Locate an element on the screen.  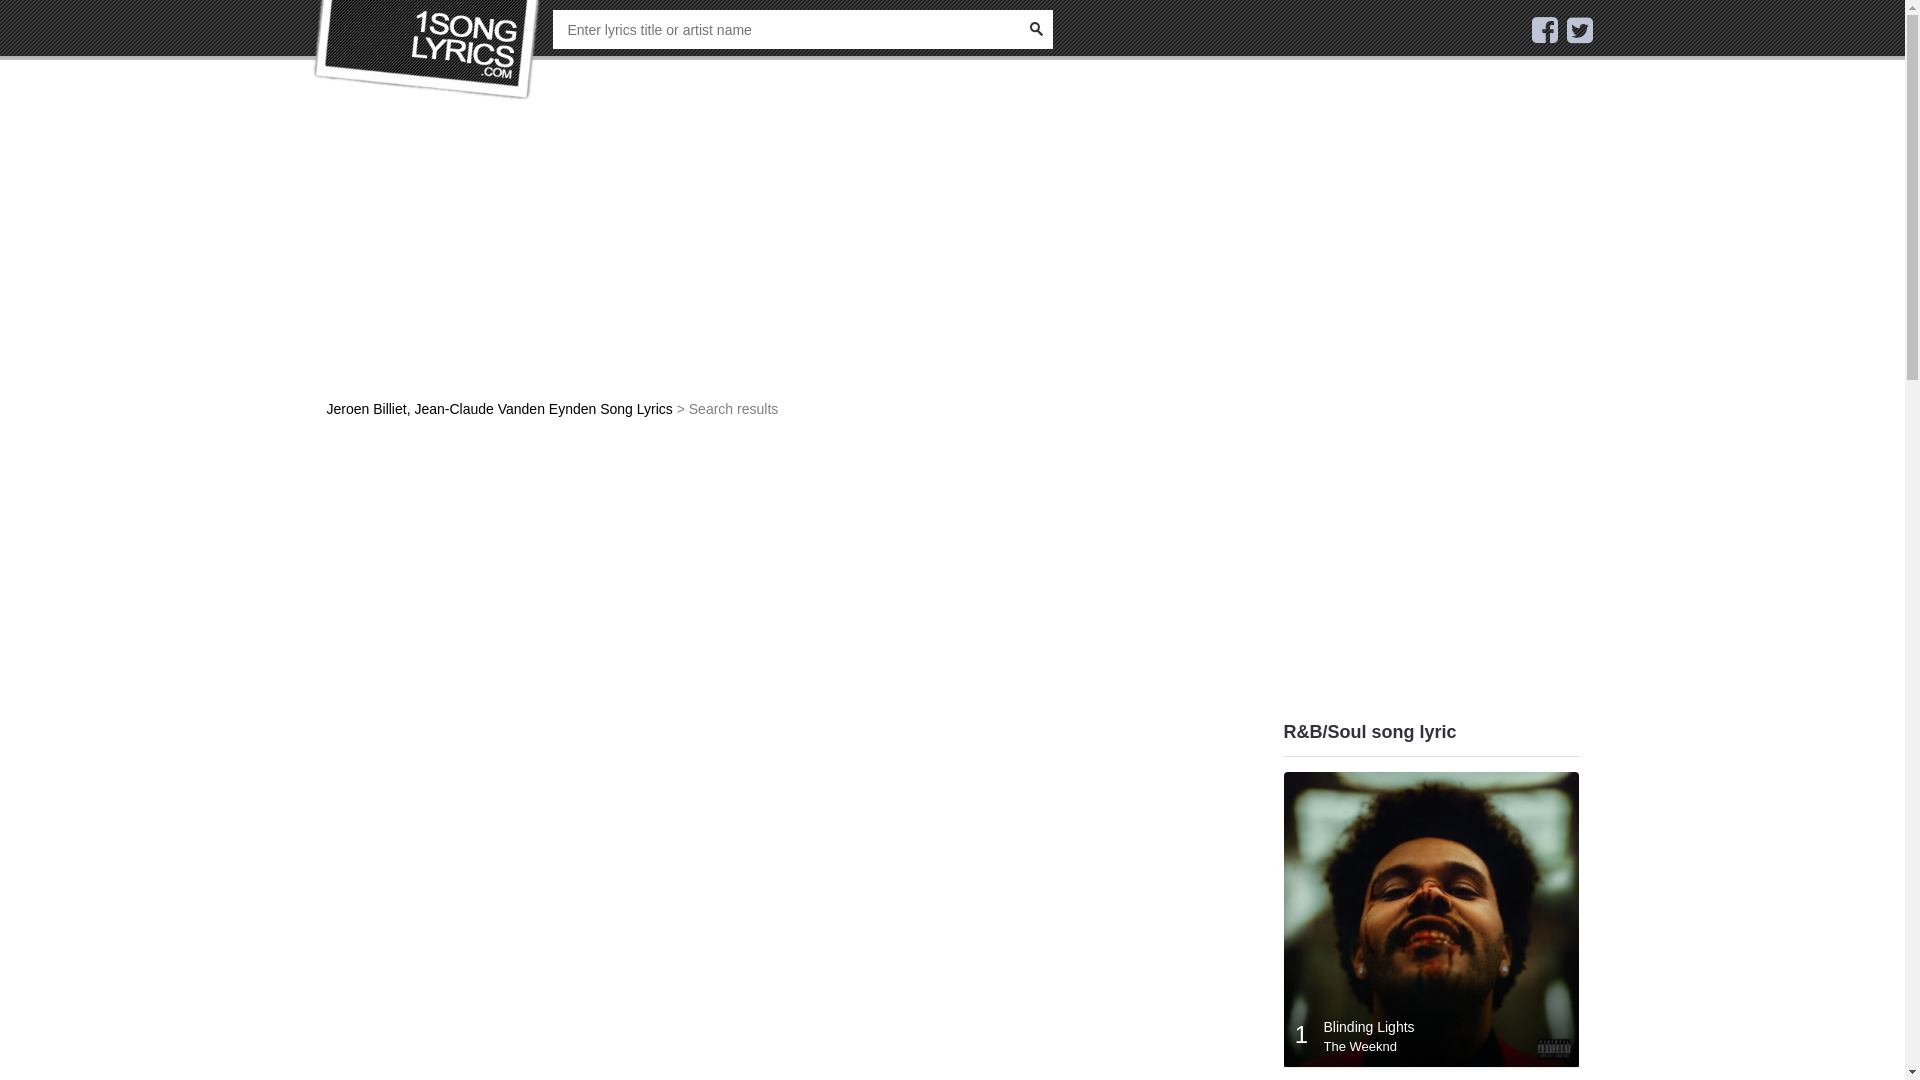
'Advertisement' is located at coordinates (326, 579).